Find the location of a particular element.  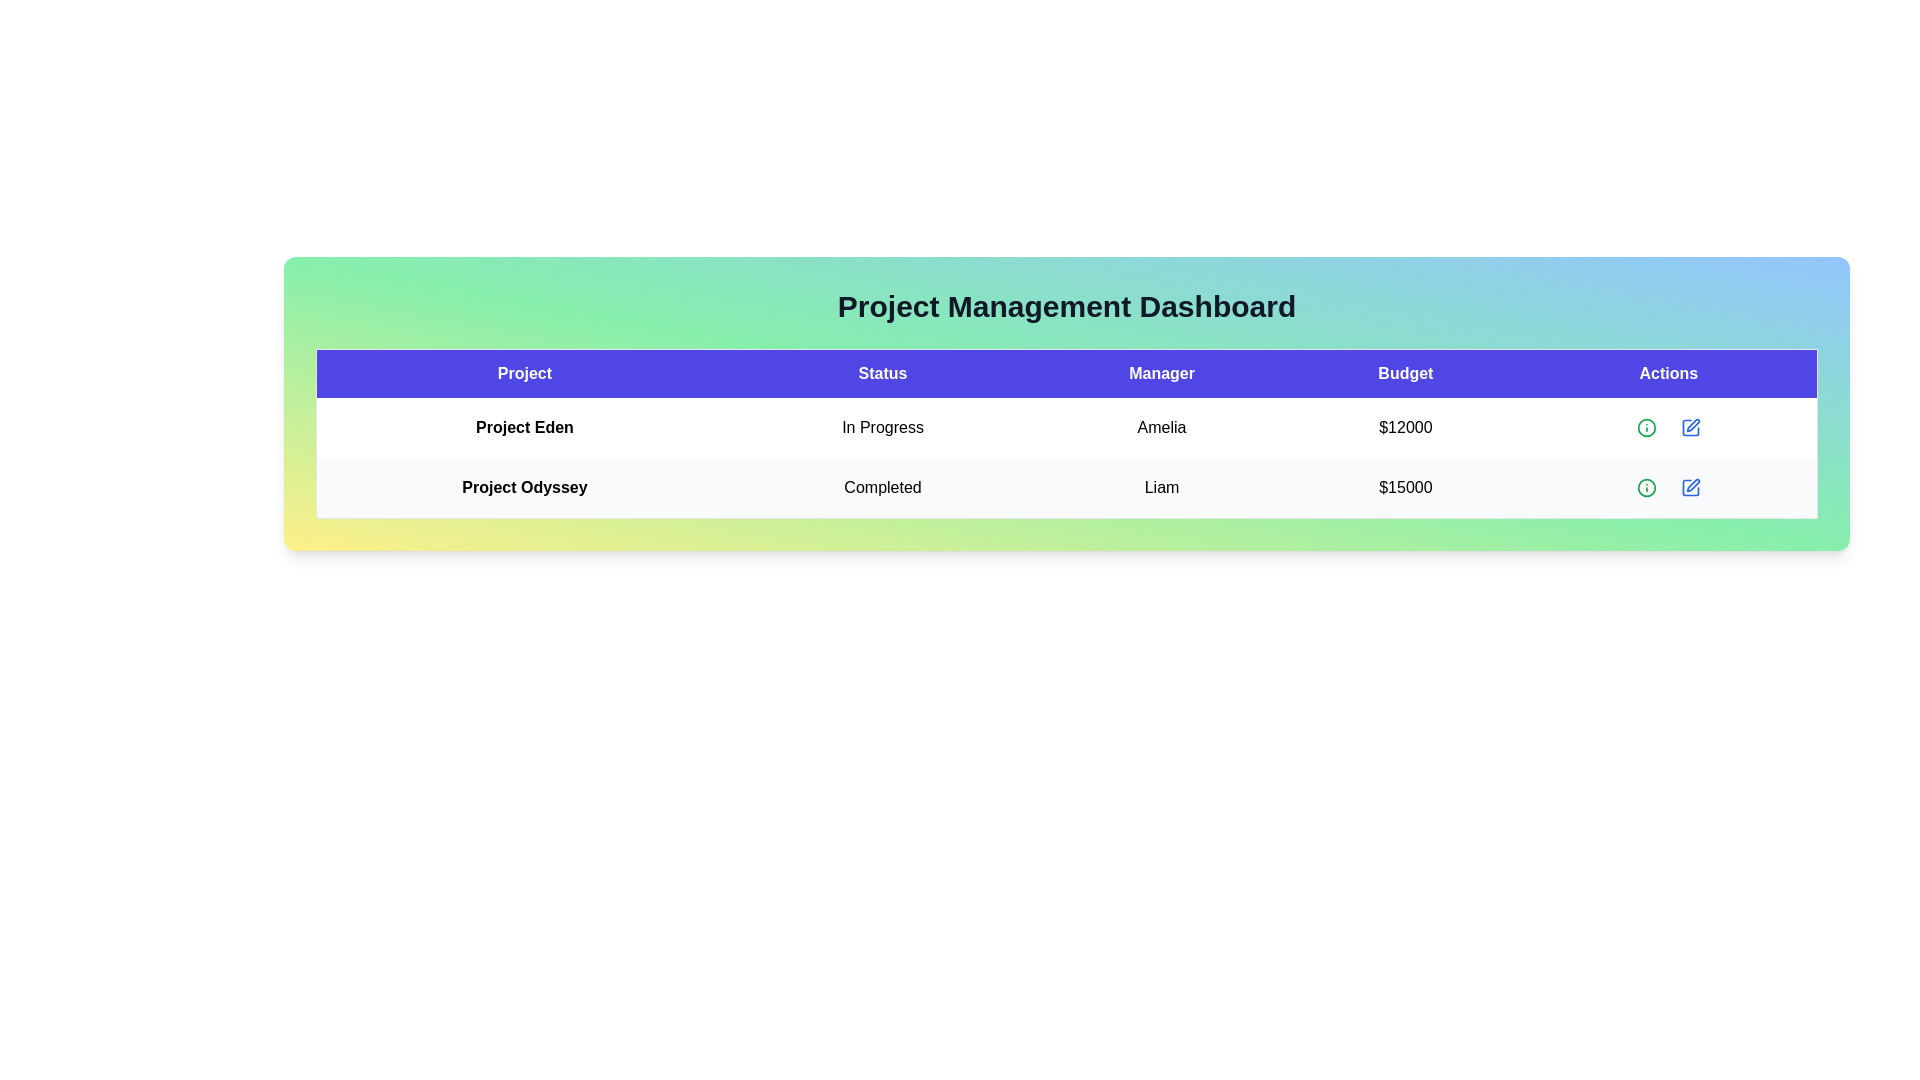

the edit icon located in the 'Actions' column of the second row, positioned to the right of 'Completed' status and 'Liam' is located at coordinates (1692, 485).